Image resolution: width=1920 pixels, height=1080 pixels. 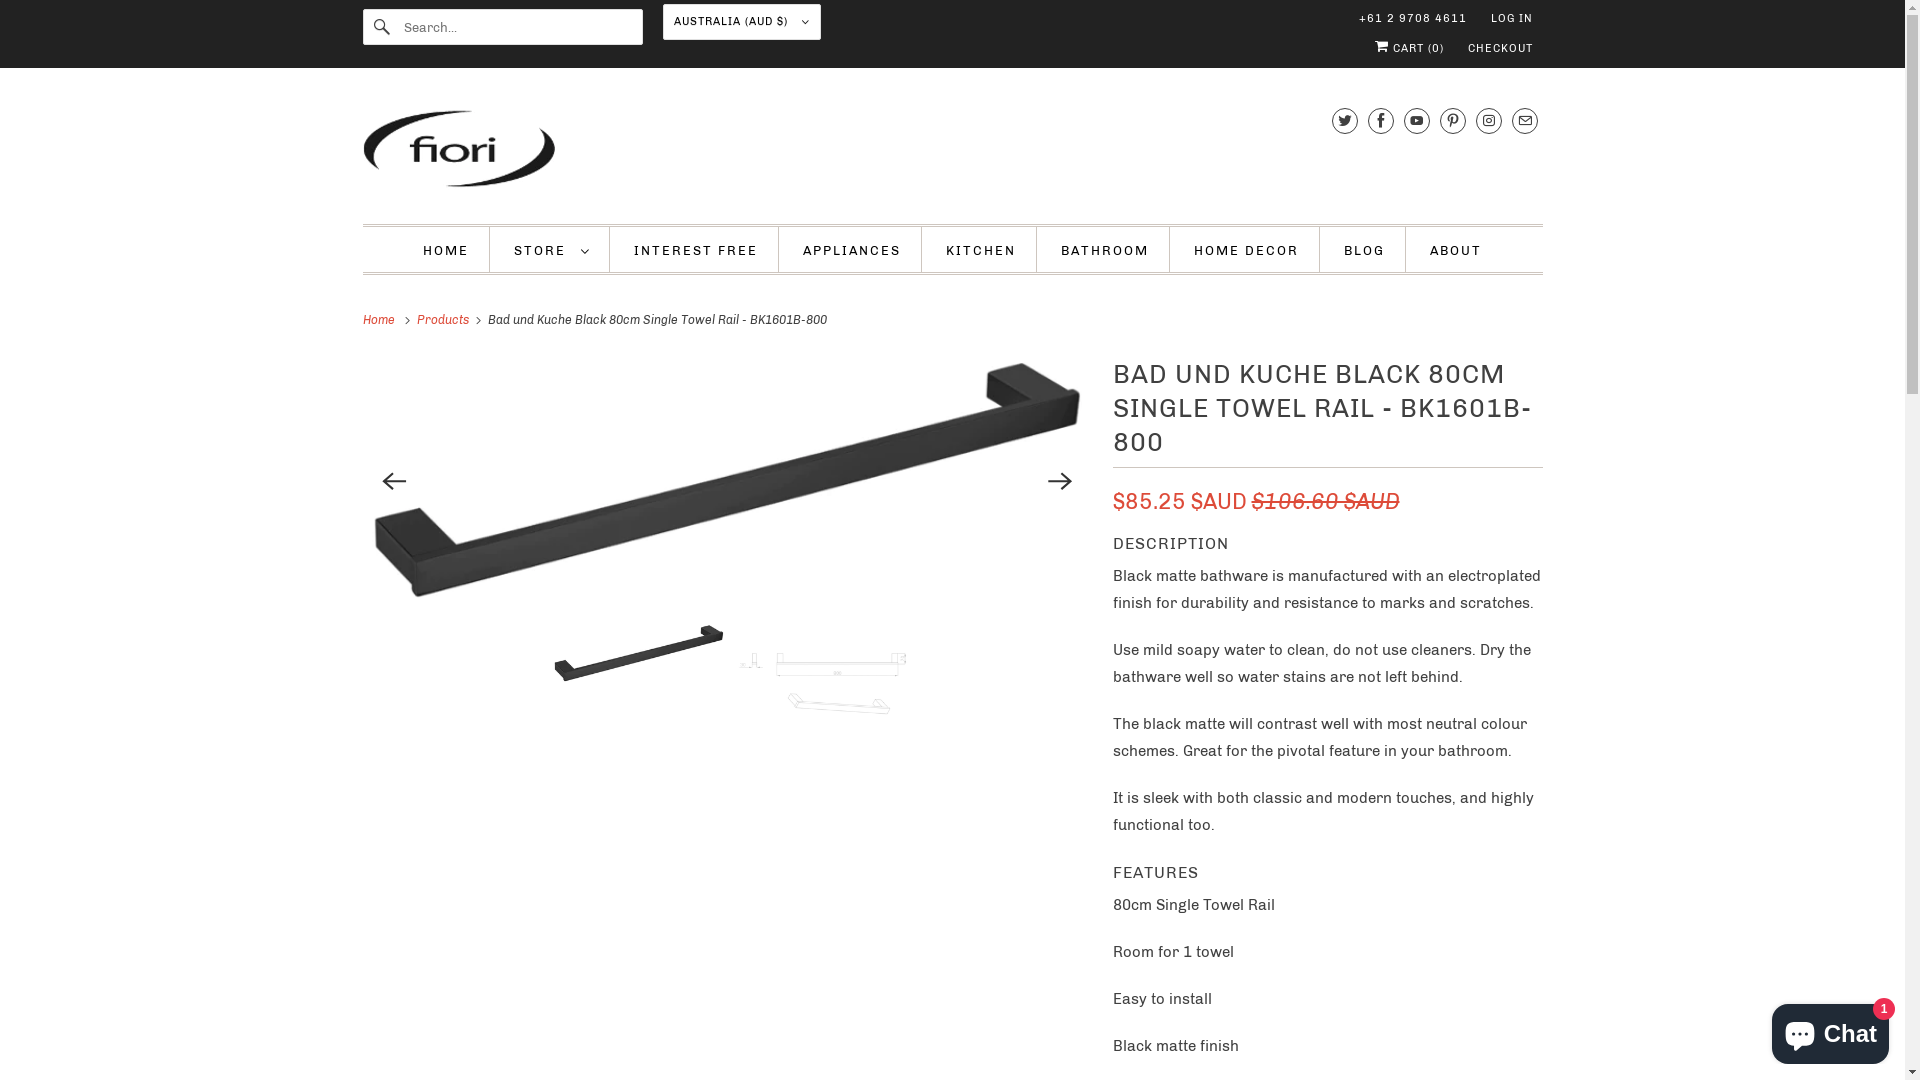 What do you see at coordinates (1500, 48) in the screenshot?
I see `'CHECKOUT'` at bounding box center [1500, 48].